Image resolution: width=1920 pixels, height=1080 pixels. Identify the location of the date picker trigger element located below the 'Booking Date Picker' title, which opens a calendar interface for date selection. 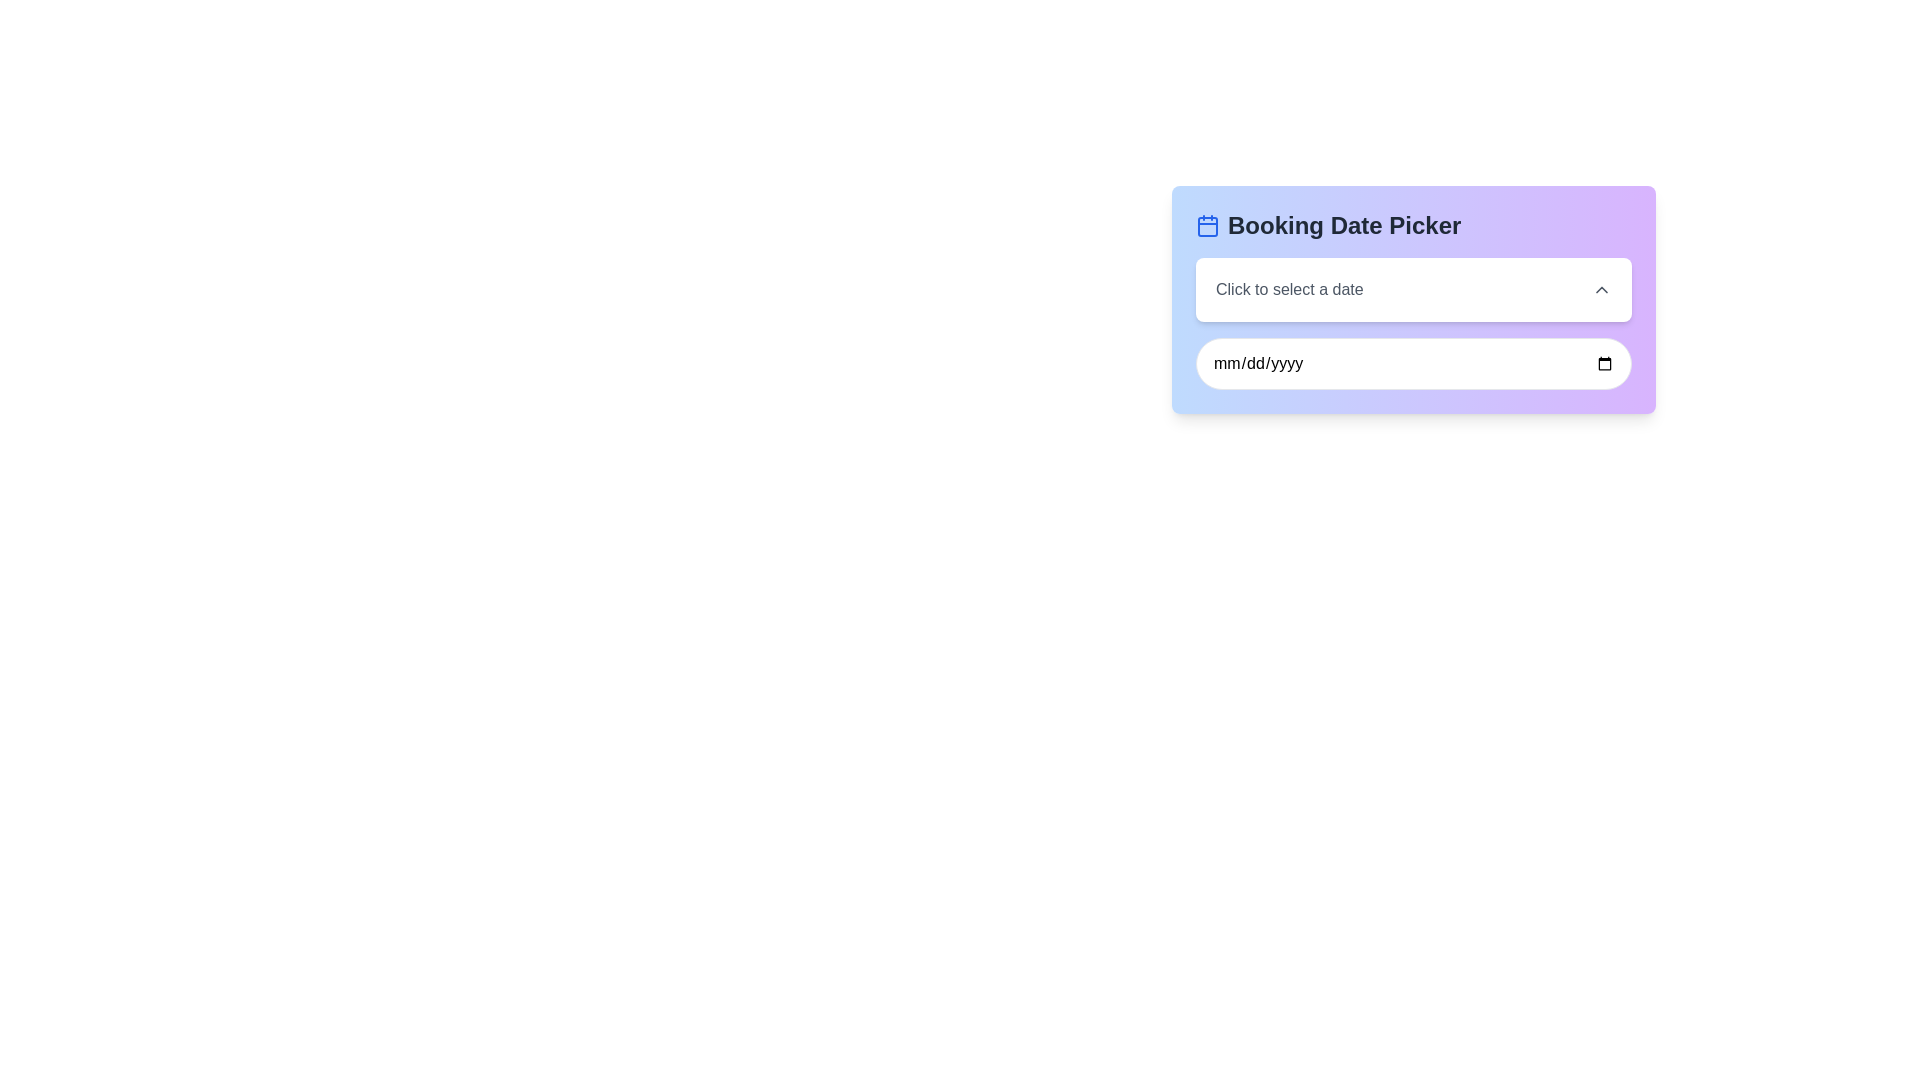
(1413, 289).